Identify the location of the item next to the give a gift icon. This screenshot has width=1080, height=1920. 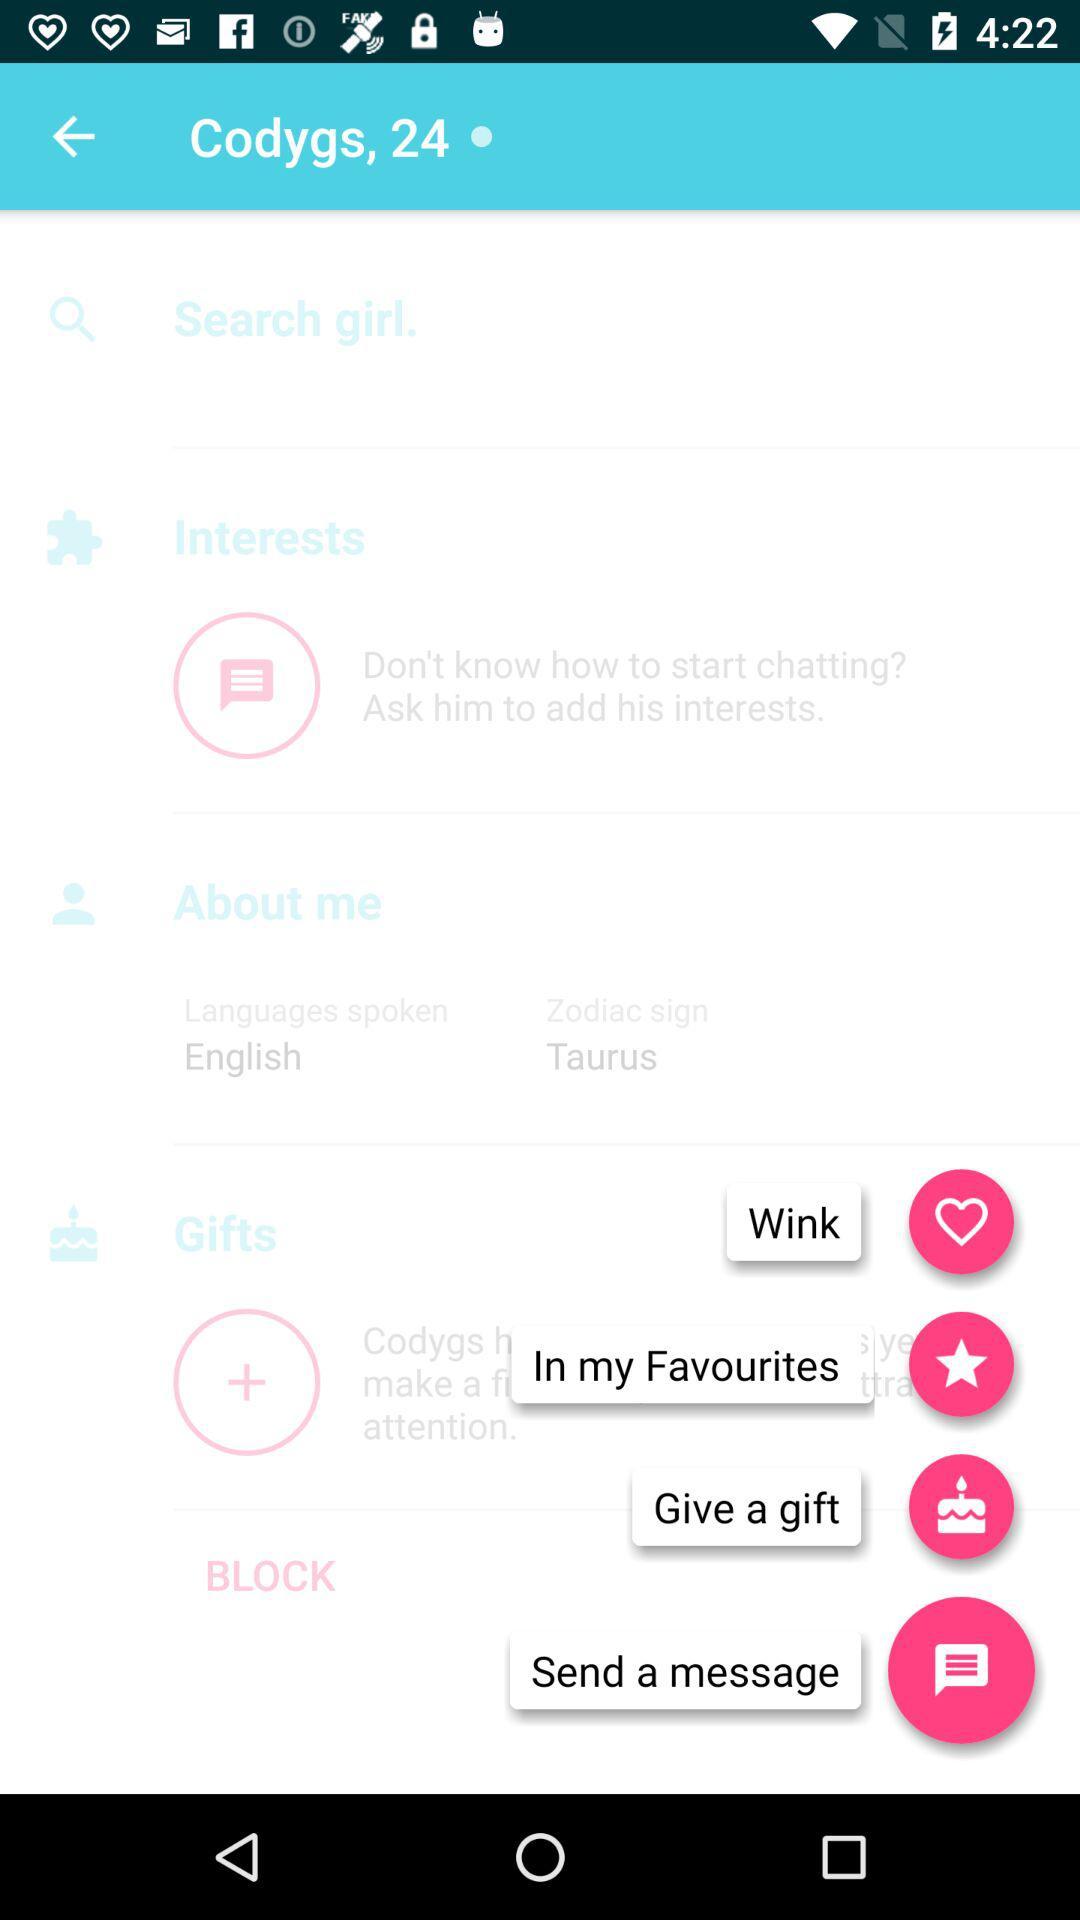
(960, 1670).